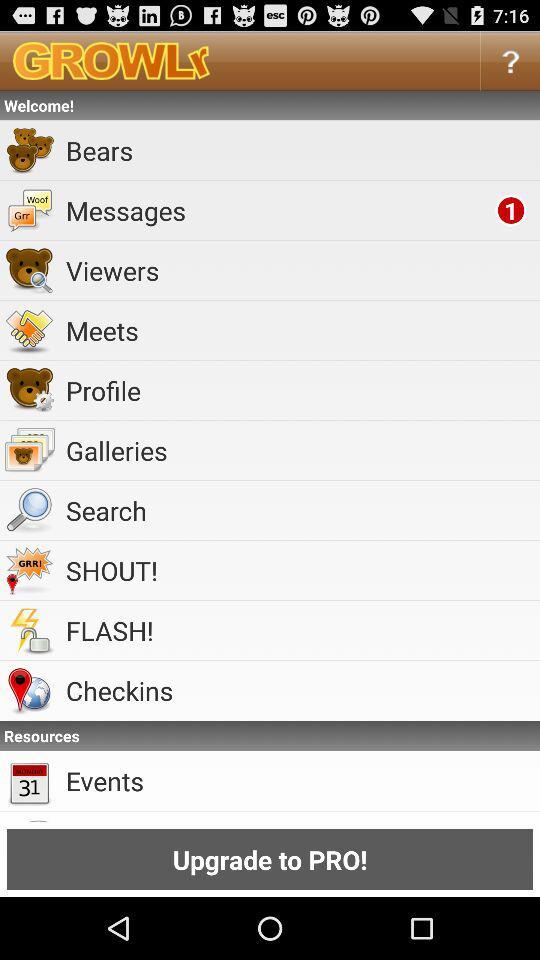 This screenshot has height=960, width=540. Describe the element at coordinates (298, 779) in the screenshot. I see `the icon above the upgrade to pro! item` at that location.